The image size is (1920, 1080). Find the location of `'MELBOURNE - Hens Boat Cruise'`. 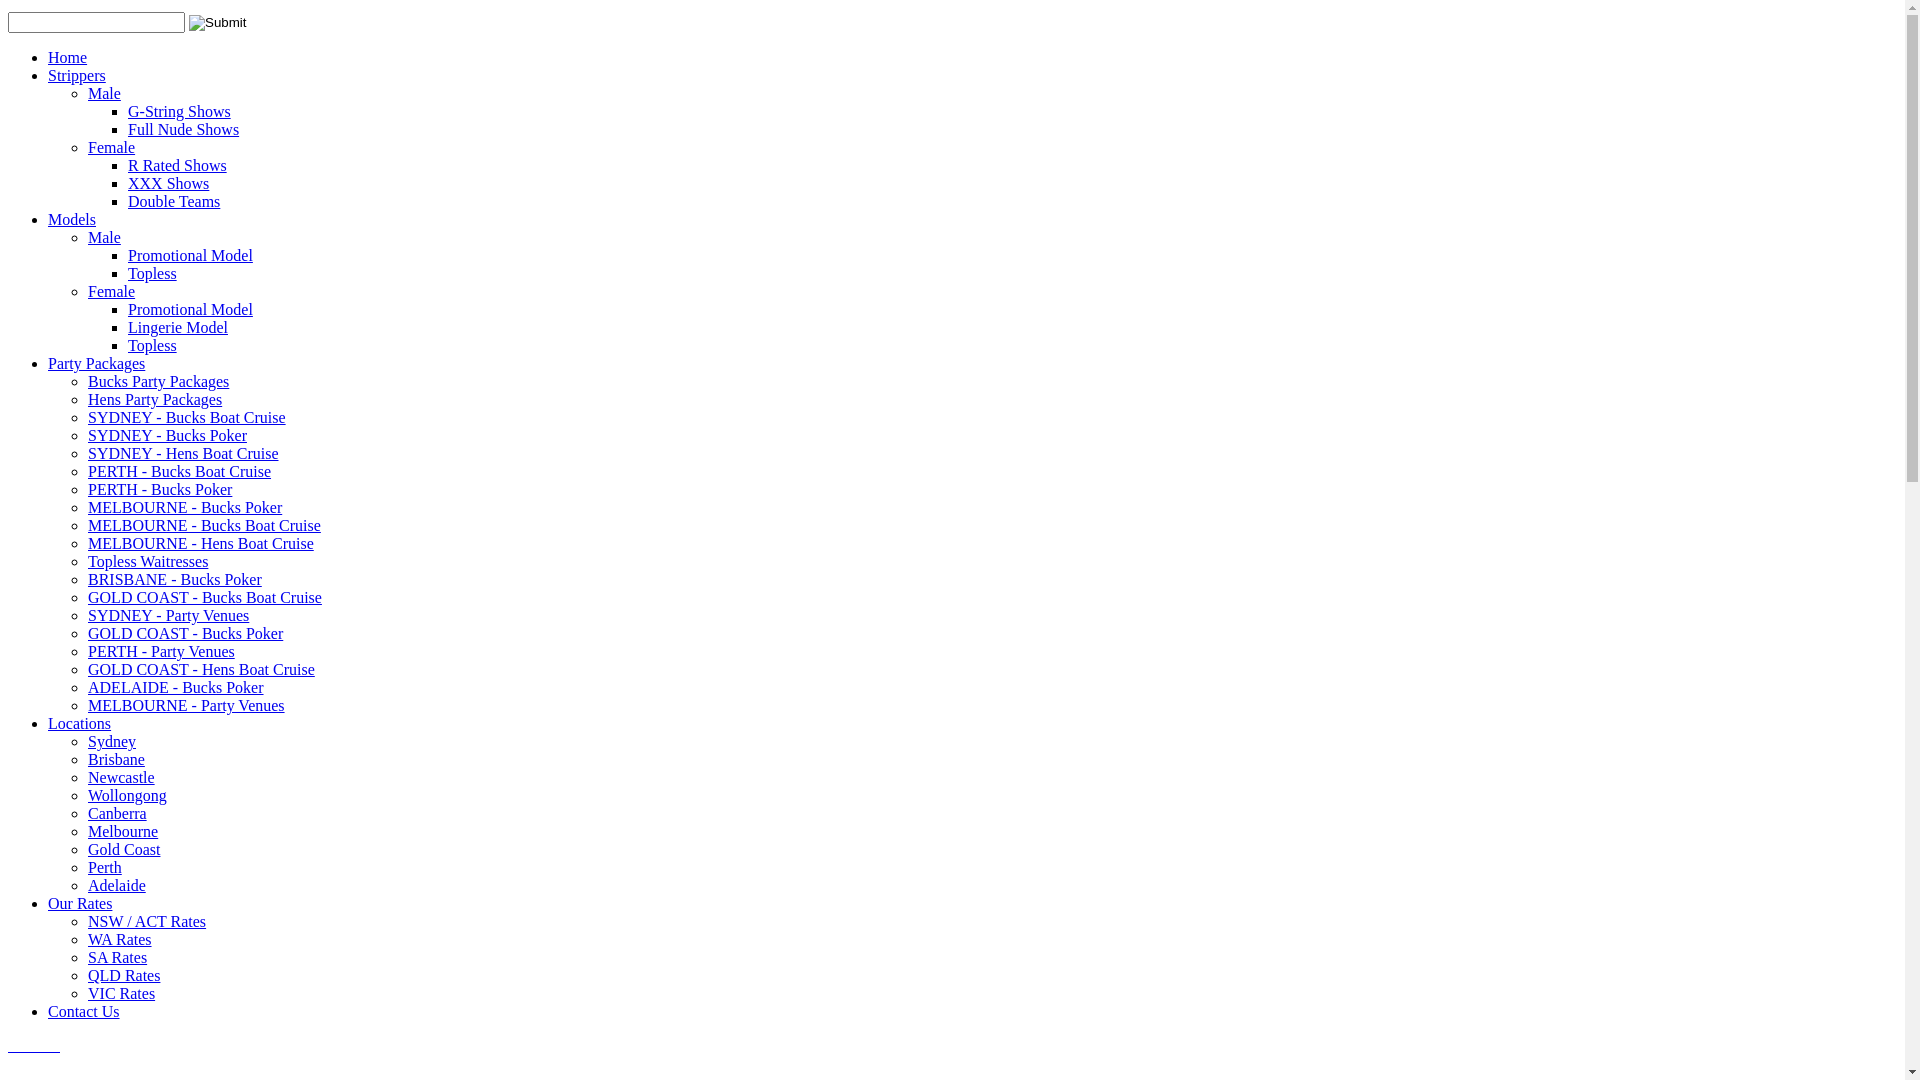

'MELBOURNE - Hens Boat Cruise' is located at coordinates (201, 543).